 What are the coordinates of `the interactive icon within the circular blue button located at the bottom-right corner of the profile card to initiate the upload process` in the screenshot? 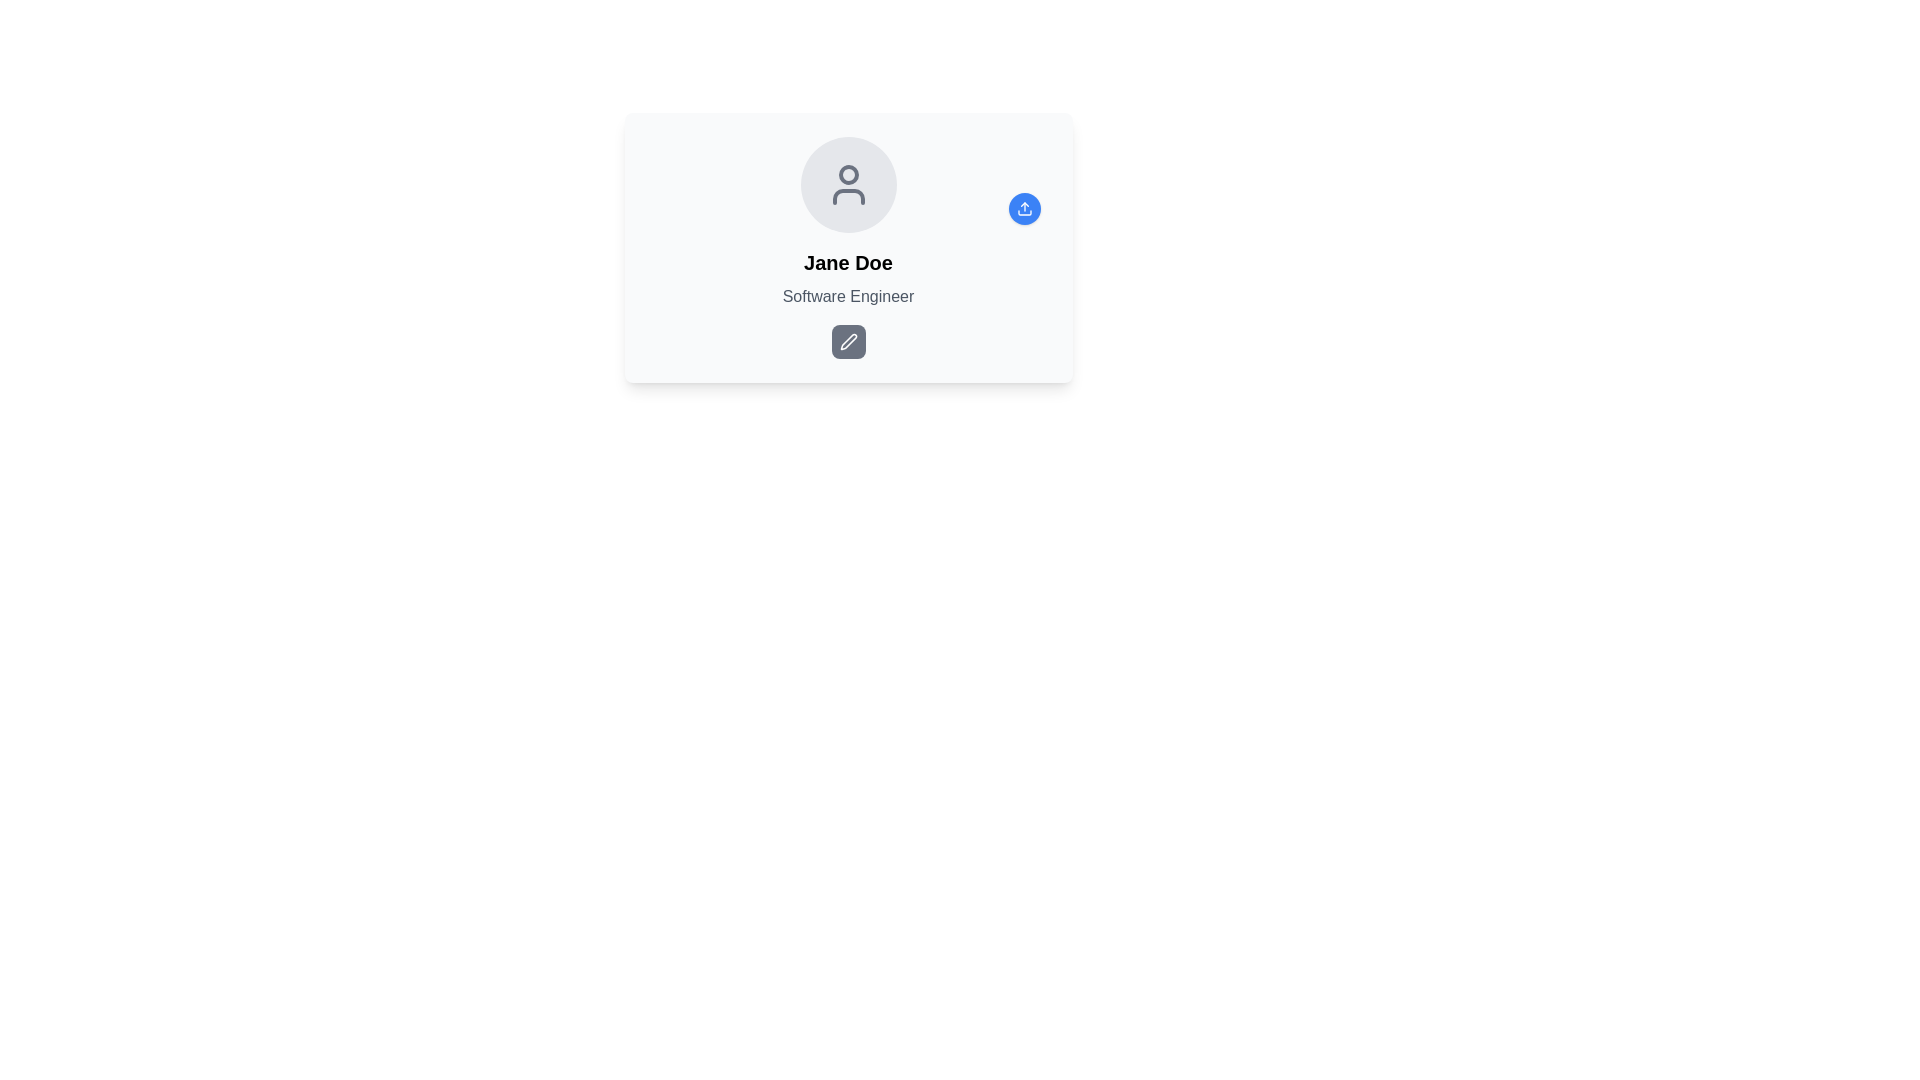 It's located at (1024, 208).